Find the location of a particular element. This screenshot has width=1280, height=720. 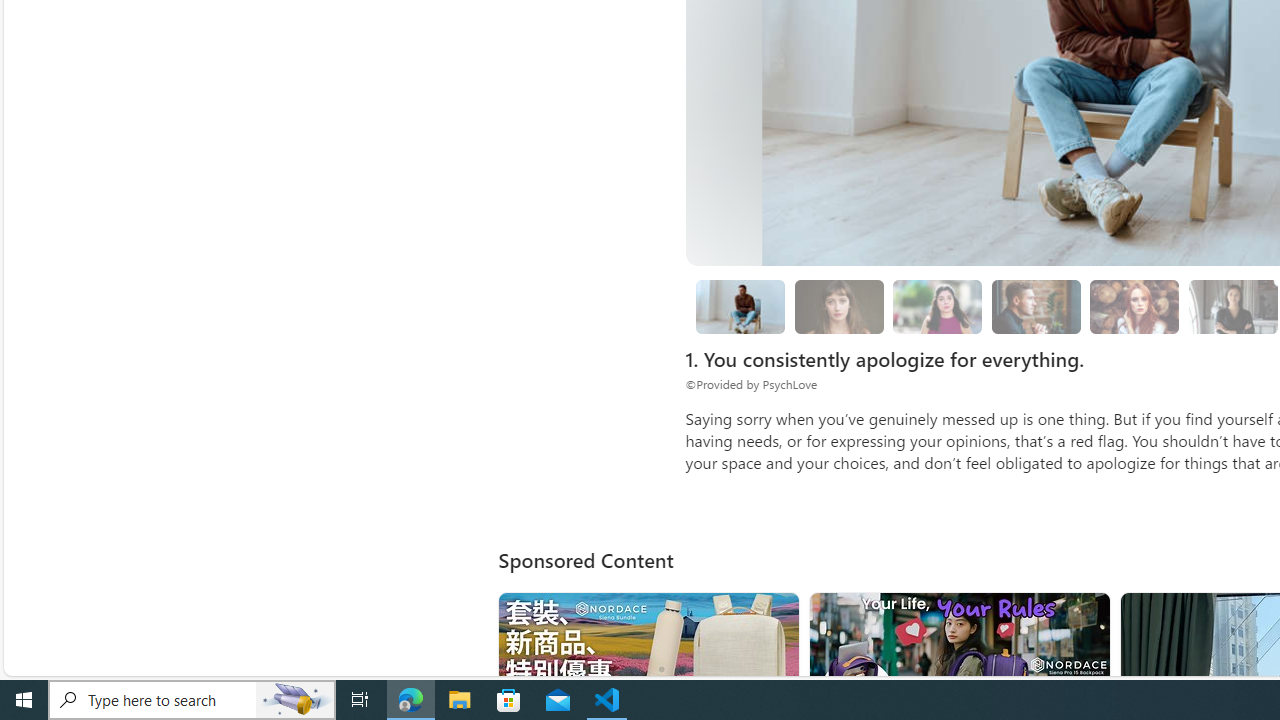

'8. Surround yourself with solution-oriented people.' is located at coordinates (1231, 307).